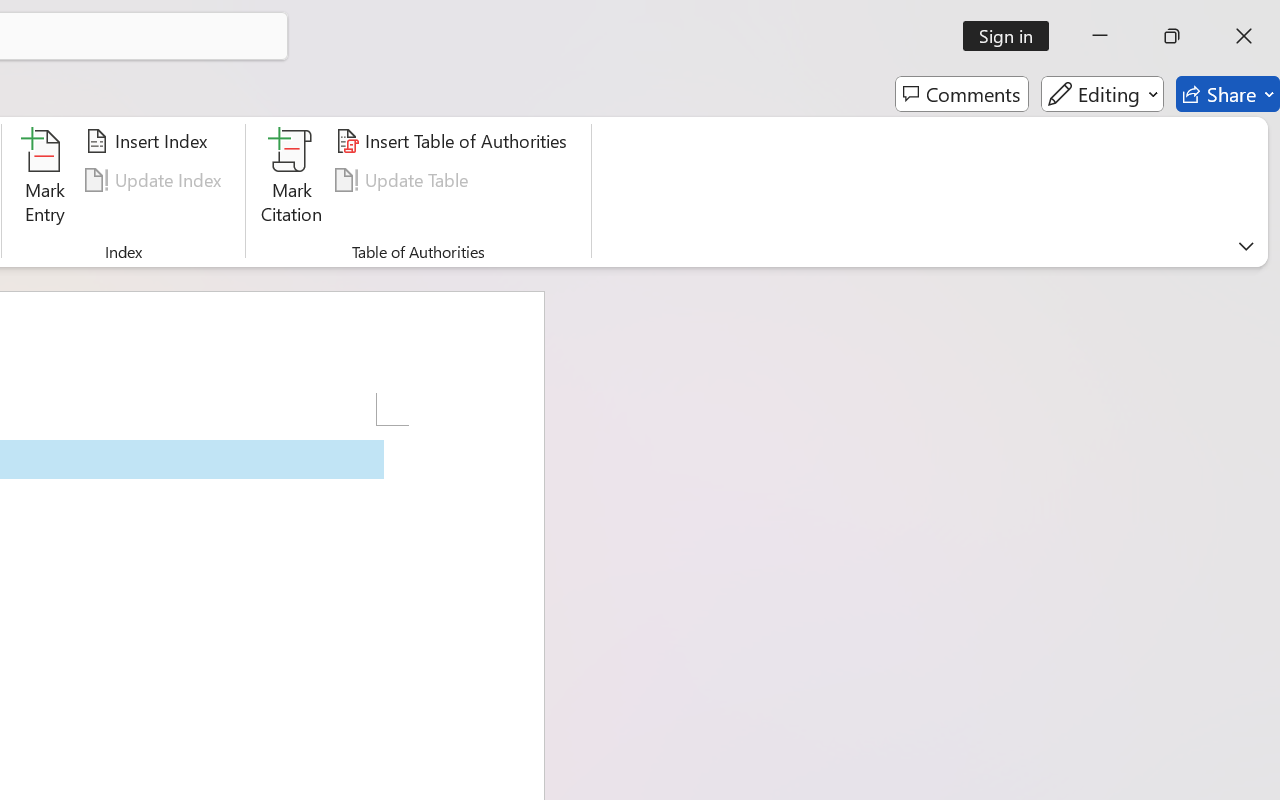  Describe the element at coordinates (291, 179) in the screenshot. I see `'Mark Citation...'` at that location.